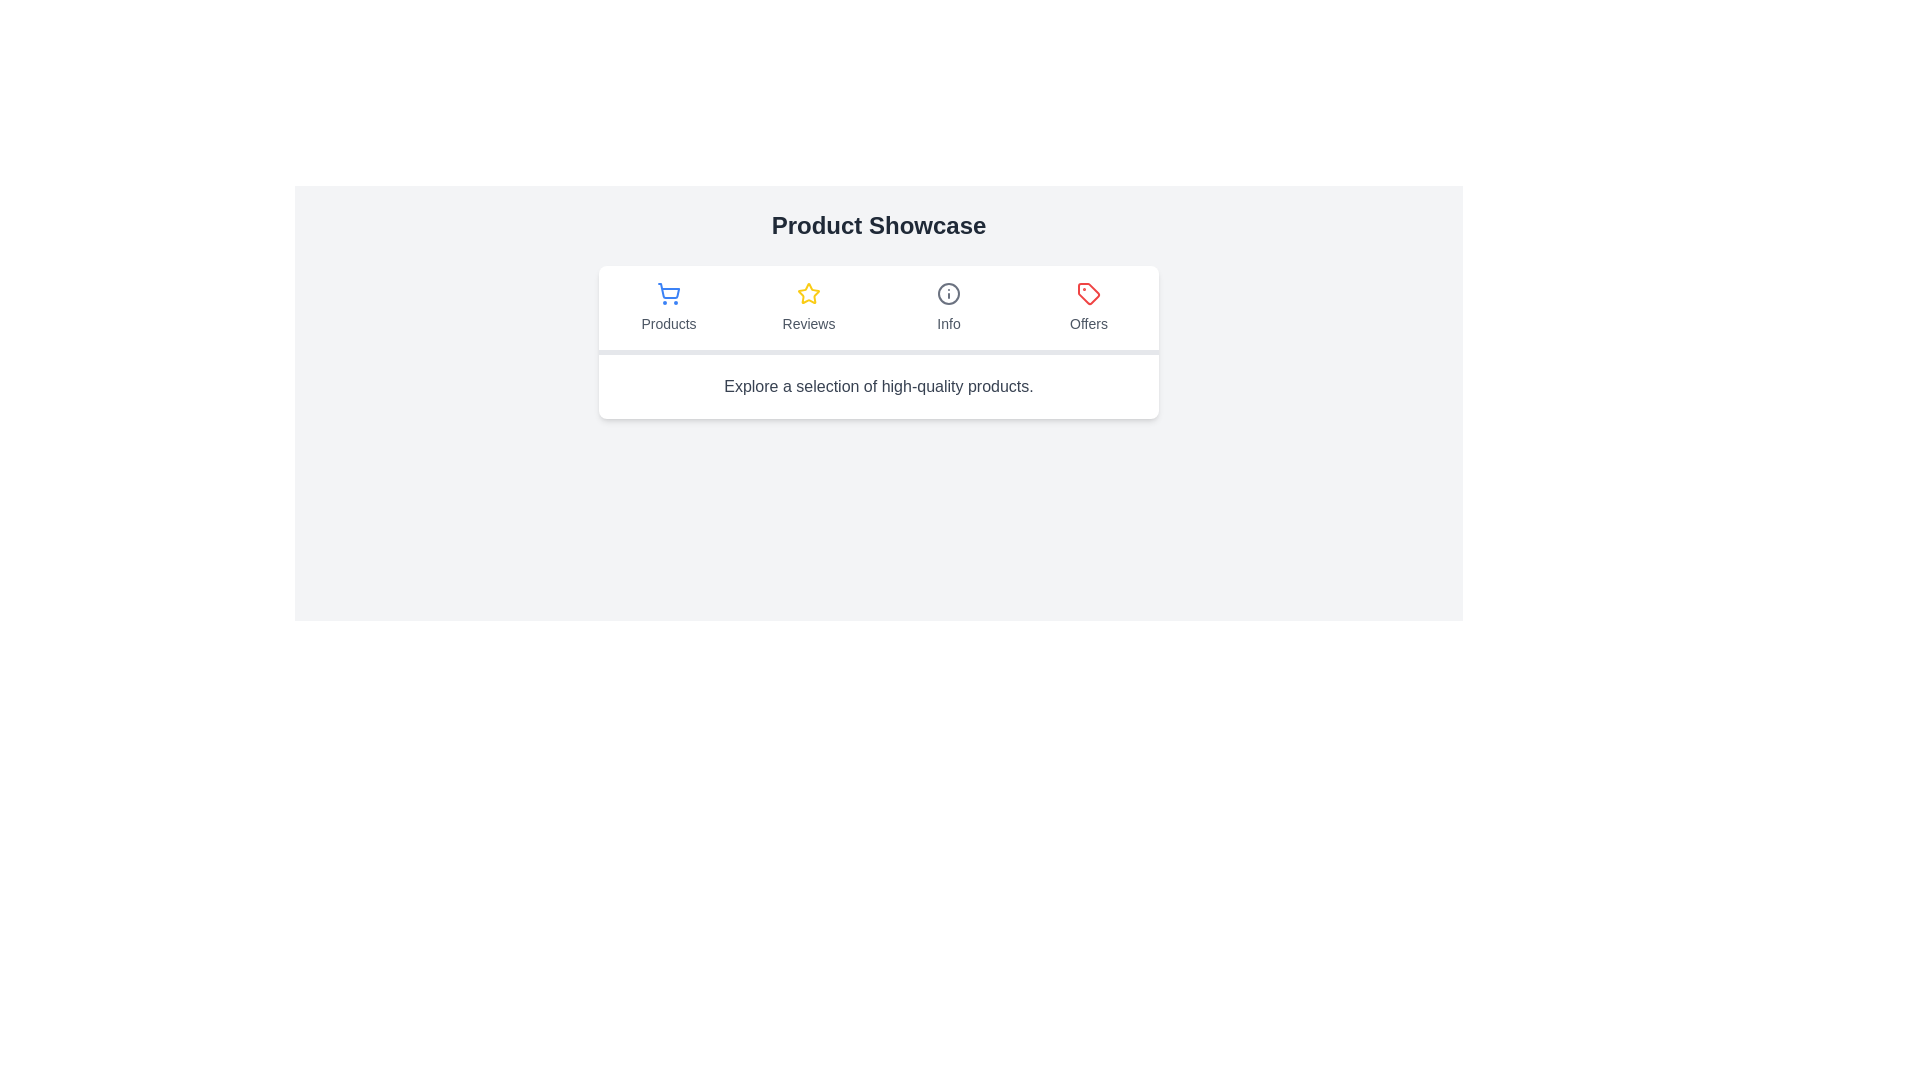 Image resolution: width=1920 pixels, height=1080 pixels. Describe the element at coordinates (1088, 293) in the screenshot. I see `the 'Offers' icon, which is located on the far right of the icon group that includes 'Products,' 'Reviews,' and 'Info.'` at that location.